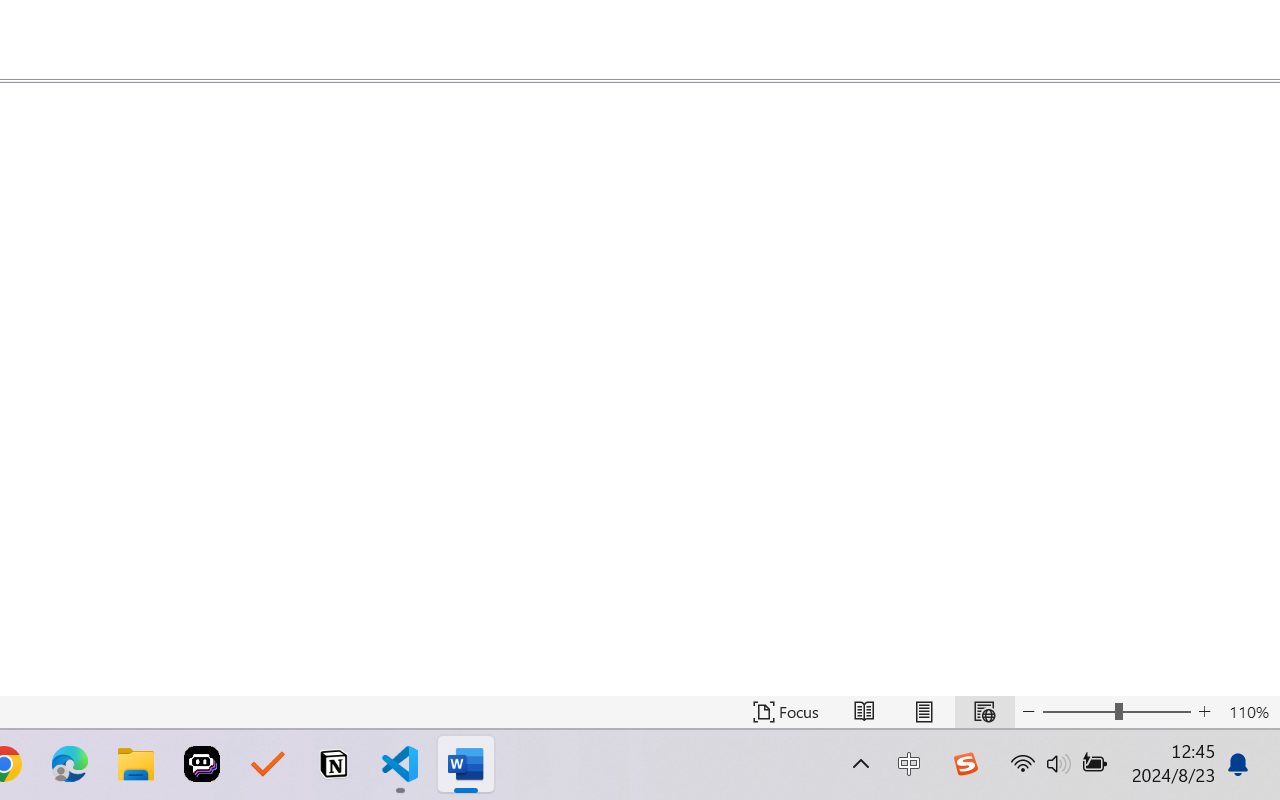  Describe the element at coordinates (1248, 711) in the screenshot. I see `'Zoom 110%'` at that location.